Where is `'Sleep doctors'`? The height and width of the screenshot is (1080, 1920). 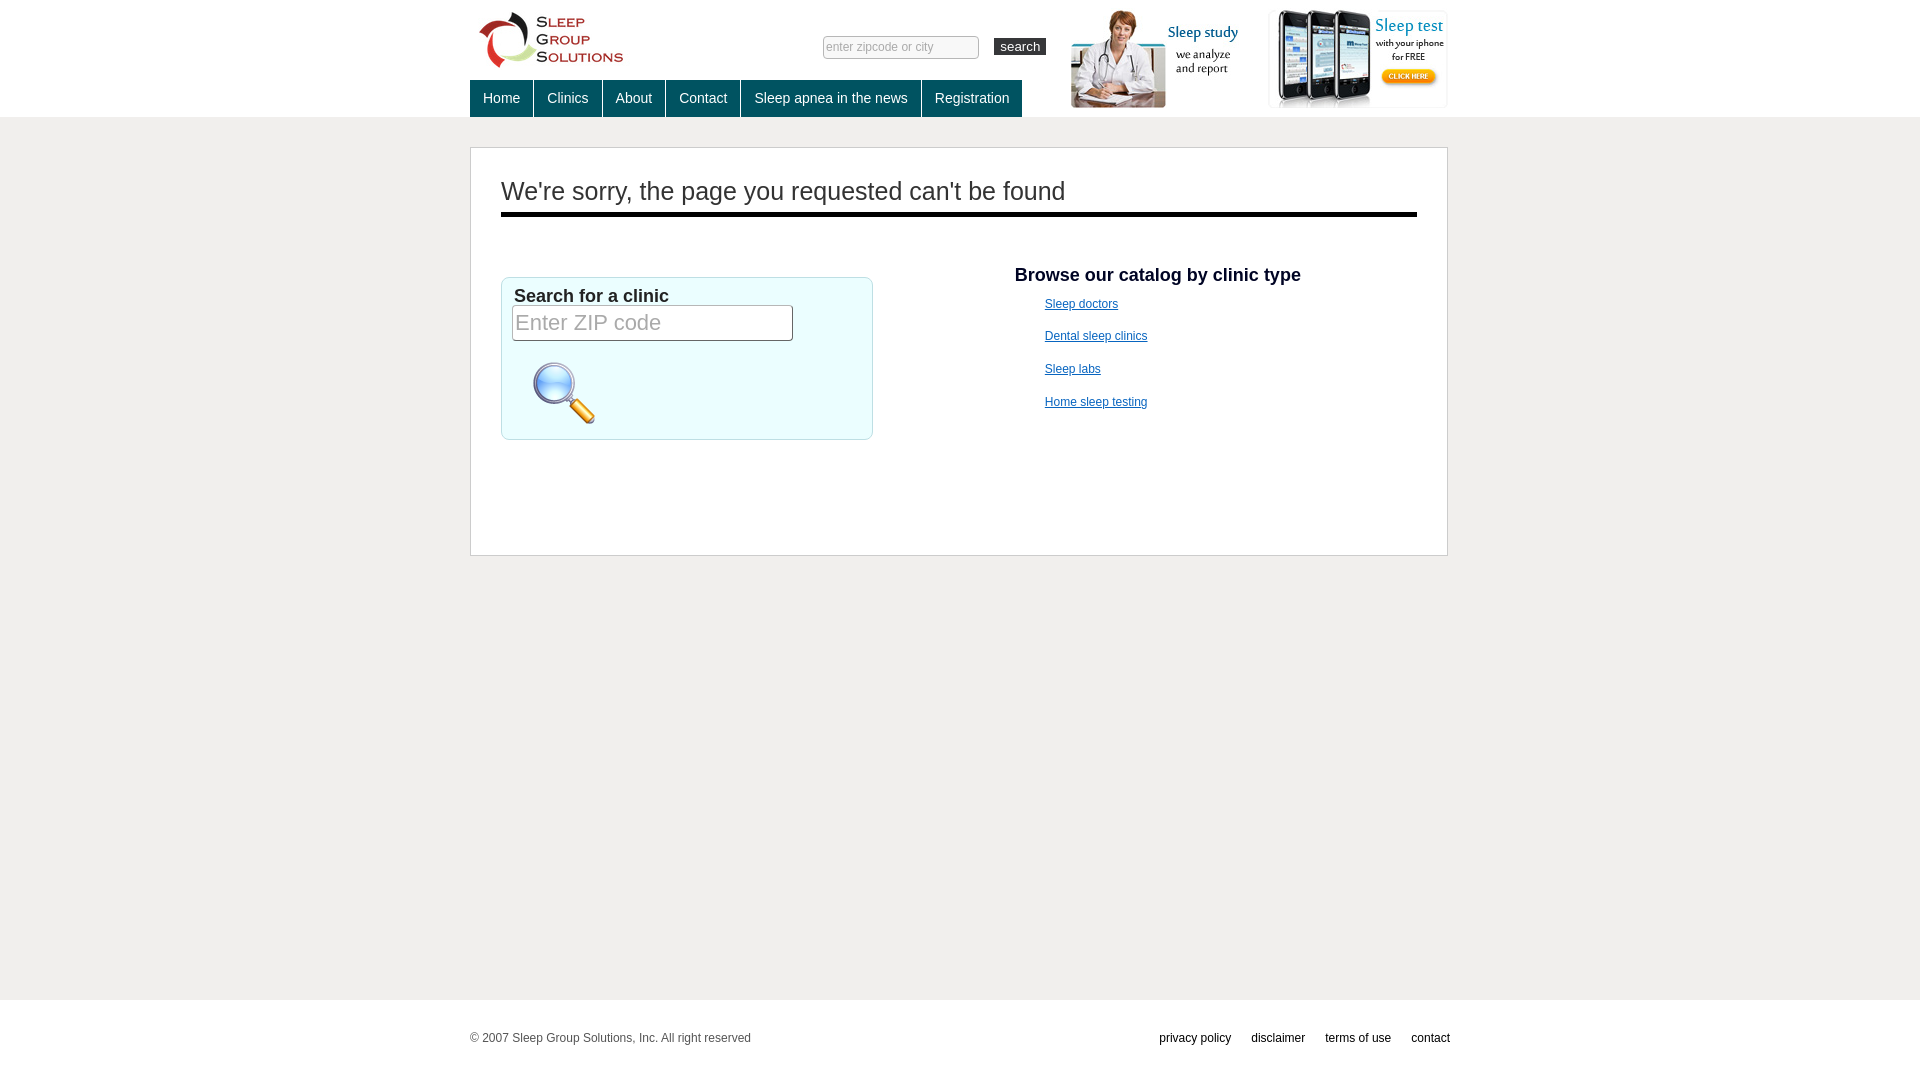
'Sleep doctors' is located at coordinates (1080, 304).